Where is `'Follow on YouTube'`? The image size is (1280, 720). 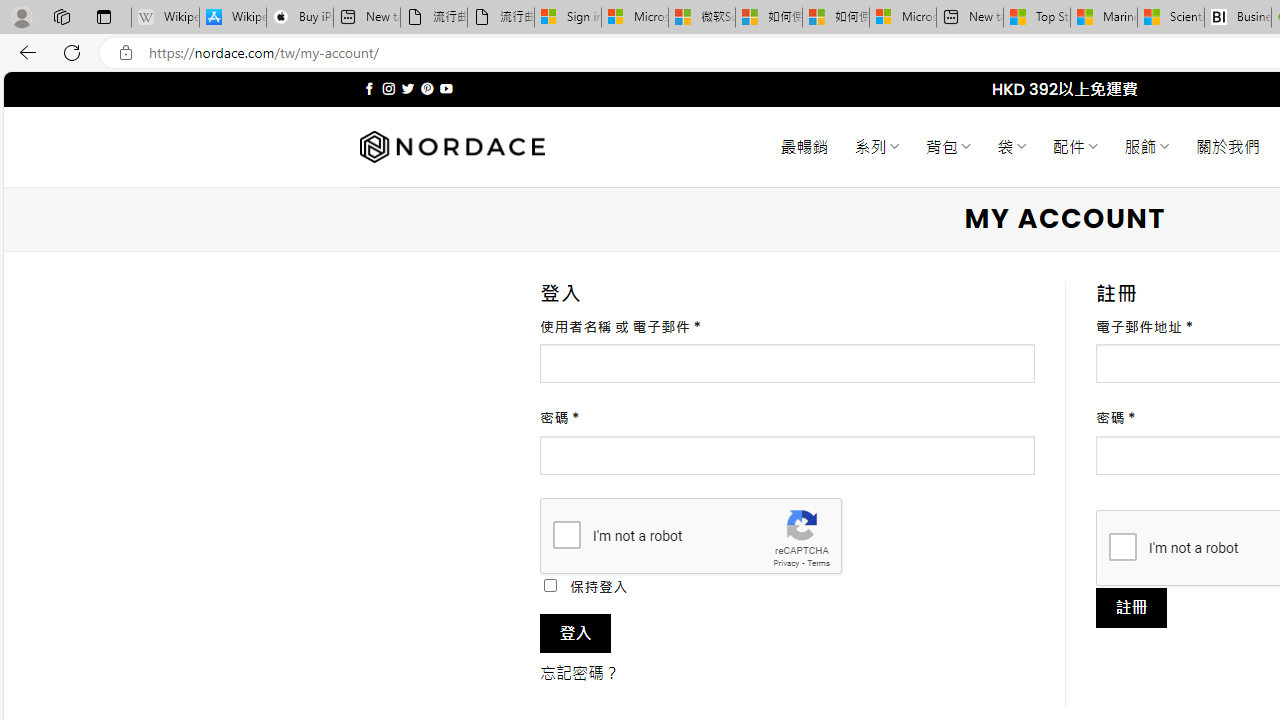 'Follow on YouTube' is located at coordinates (445, 88).